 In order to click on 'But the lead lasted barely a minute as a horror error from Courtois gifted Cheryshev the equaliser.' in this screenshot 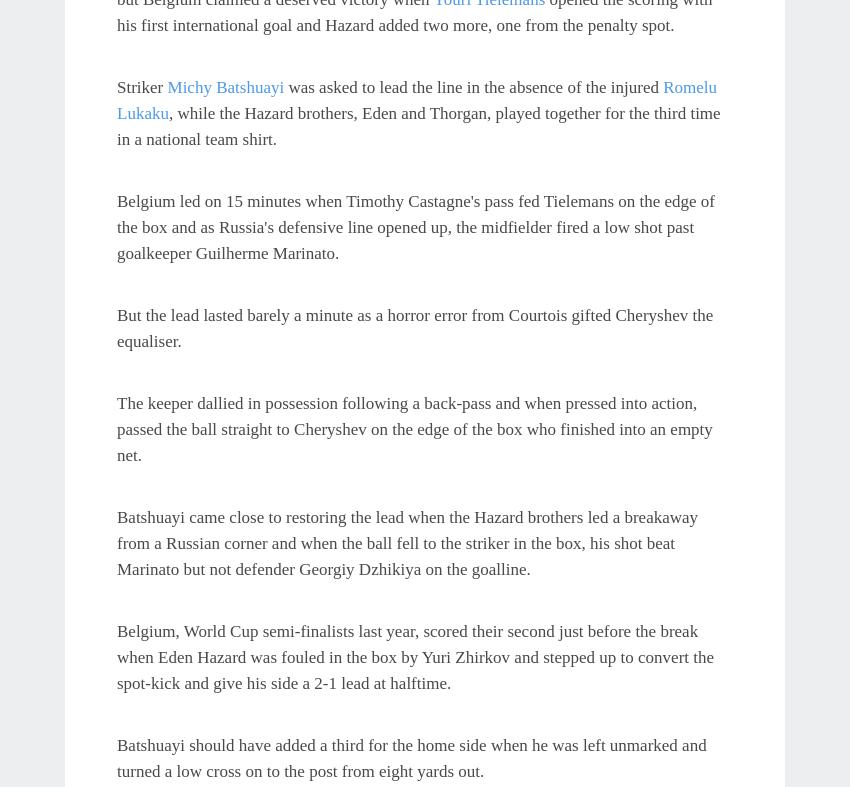, I will do `click(414, 326)`.